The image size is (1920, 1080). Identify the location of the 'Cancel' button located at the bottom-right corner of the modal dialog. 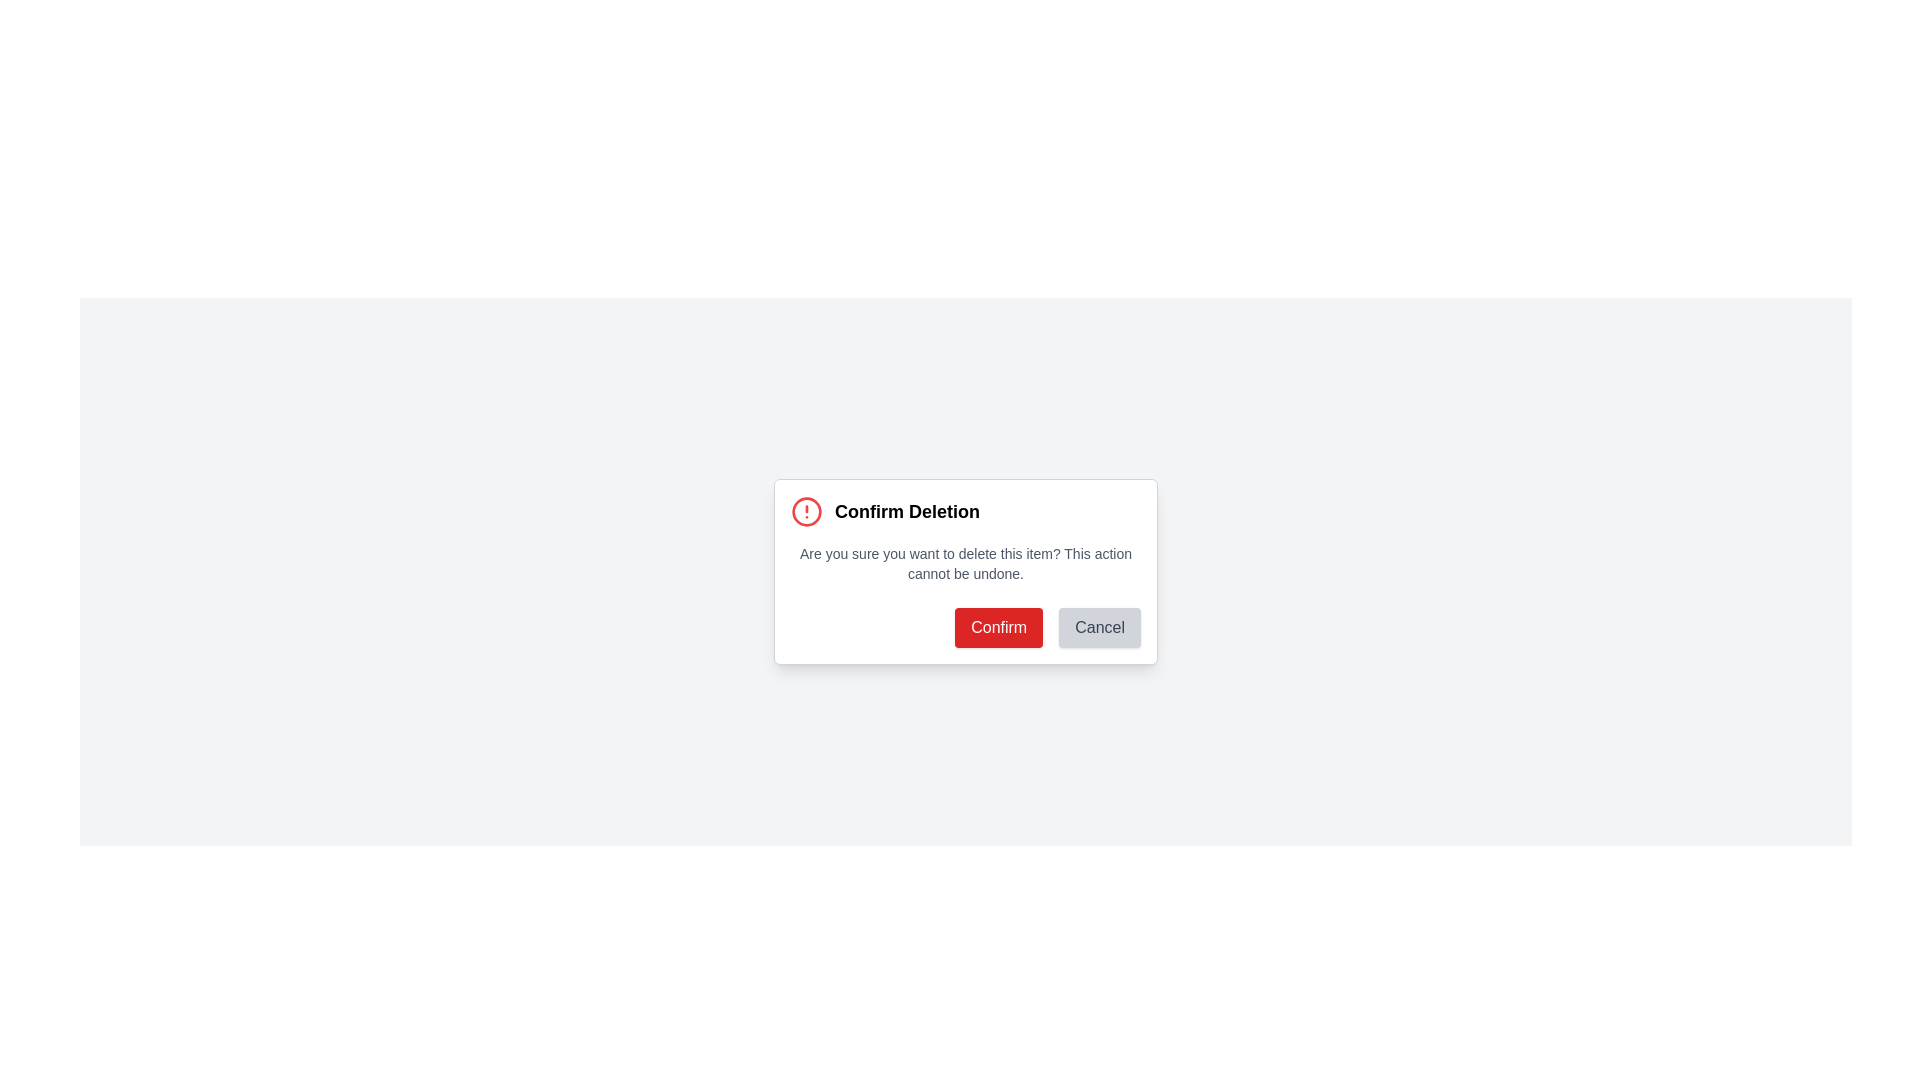
(1099, 627).